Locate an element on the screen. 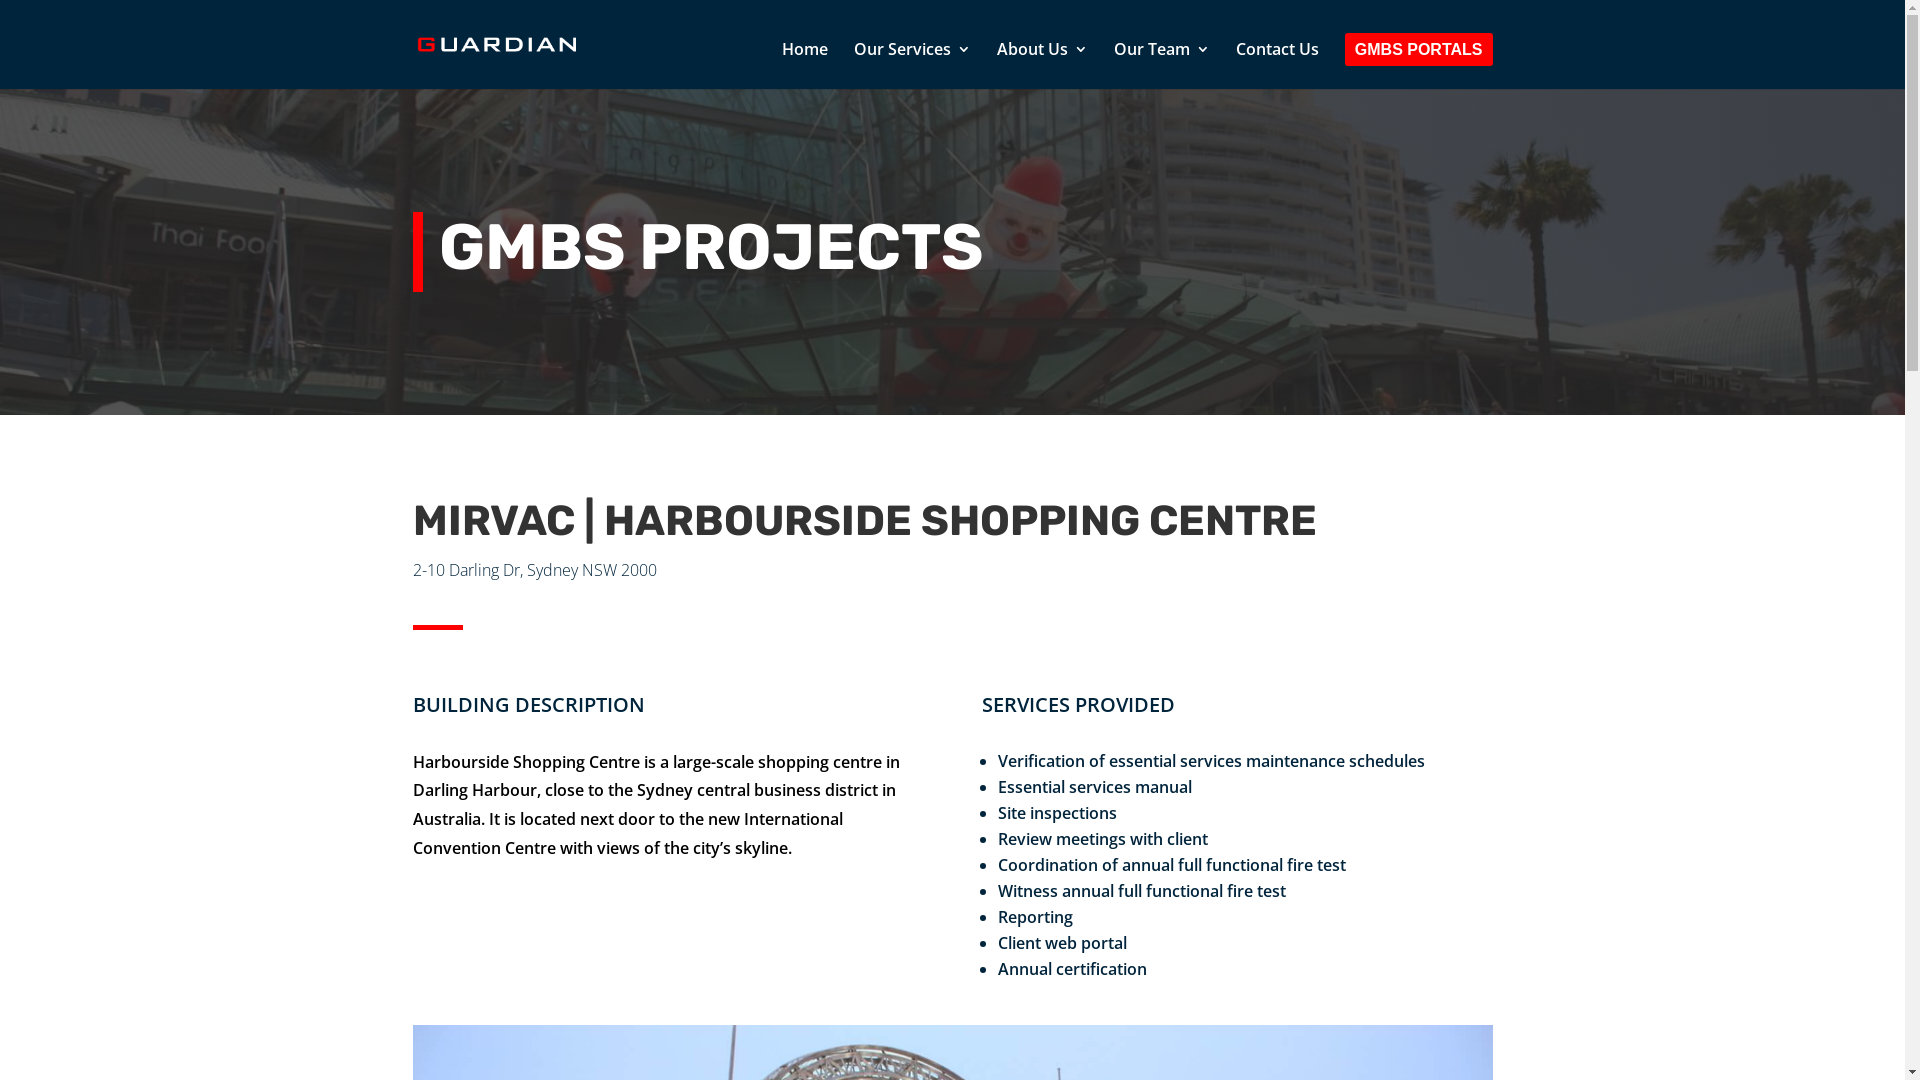  'Contact Us' is located at coordinates (1235, 64).